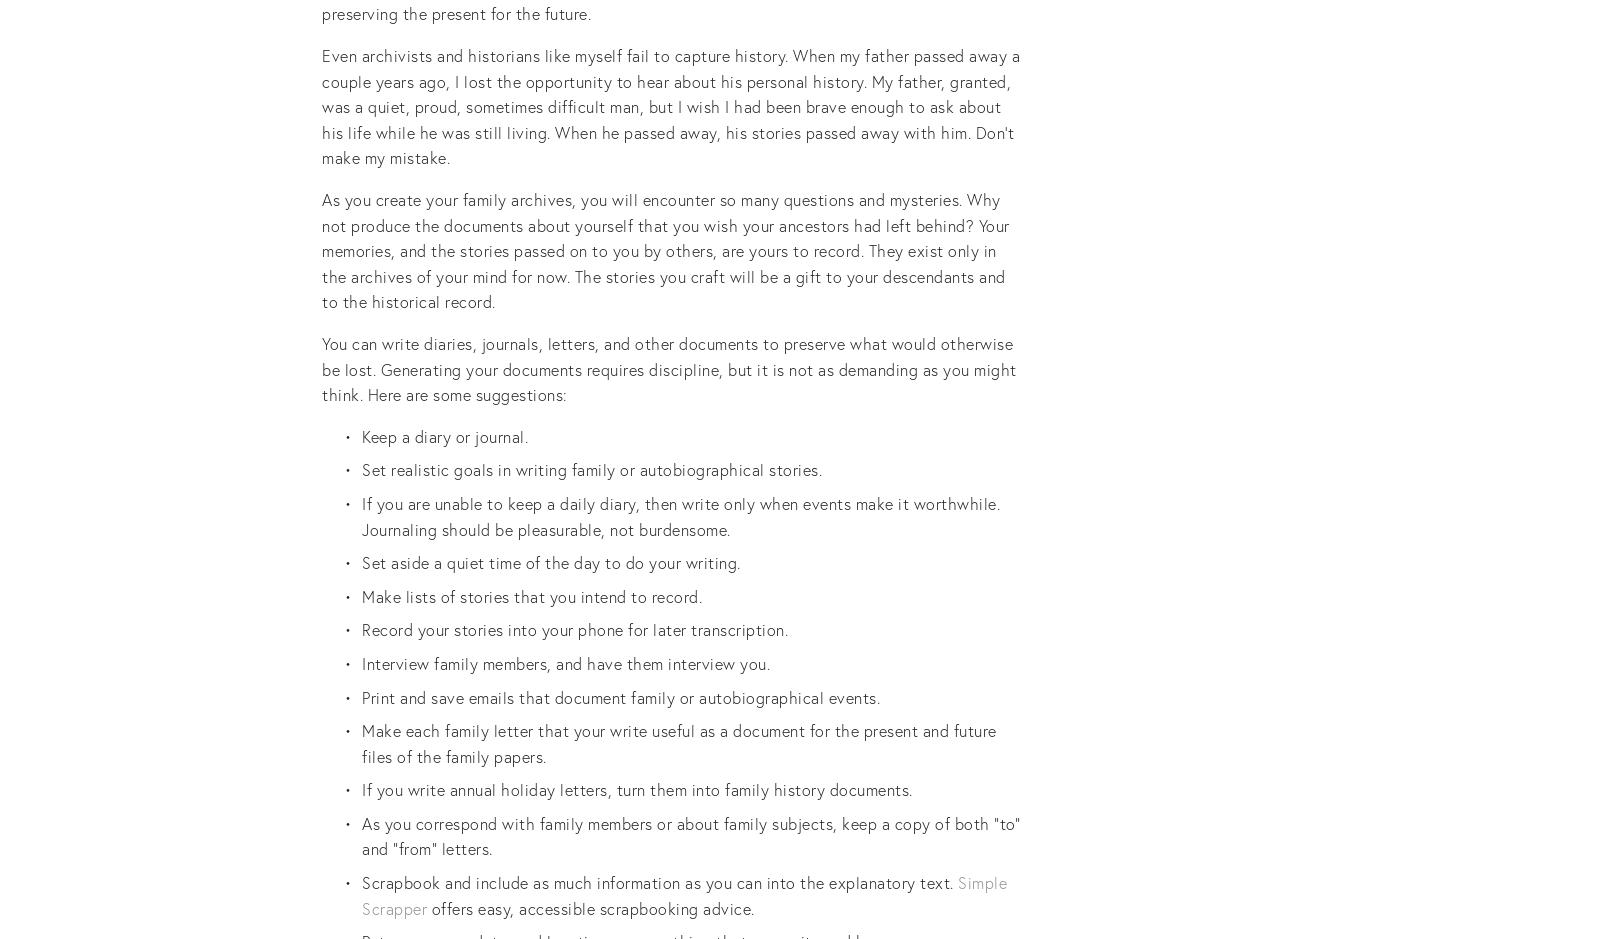 The height and width of the screenshot is (939, 1600). I want to click on 'Print and save emails that document family or autobiographical events.', so click(362, 695).